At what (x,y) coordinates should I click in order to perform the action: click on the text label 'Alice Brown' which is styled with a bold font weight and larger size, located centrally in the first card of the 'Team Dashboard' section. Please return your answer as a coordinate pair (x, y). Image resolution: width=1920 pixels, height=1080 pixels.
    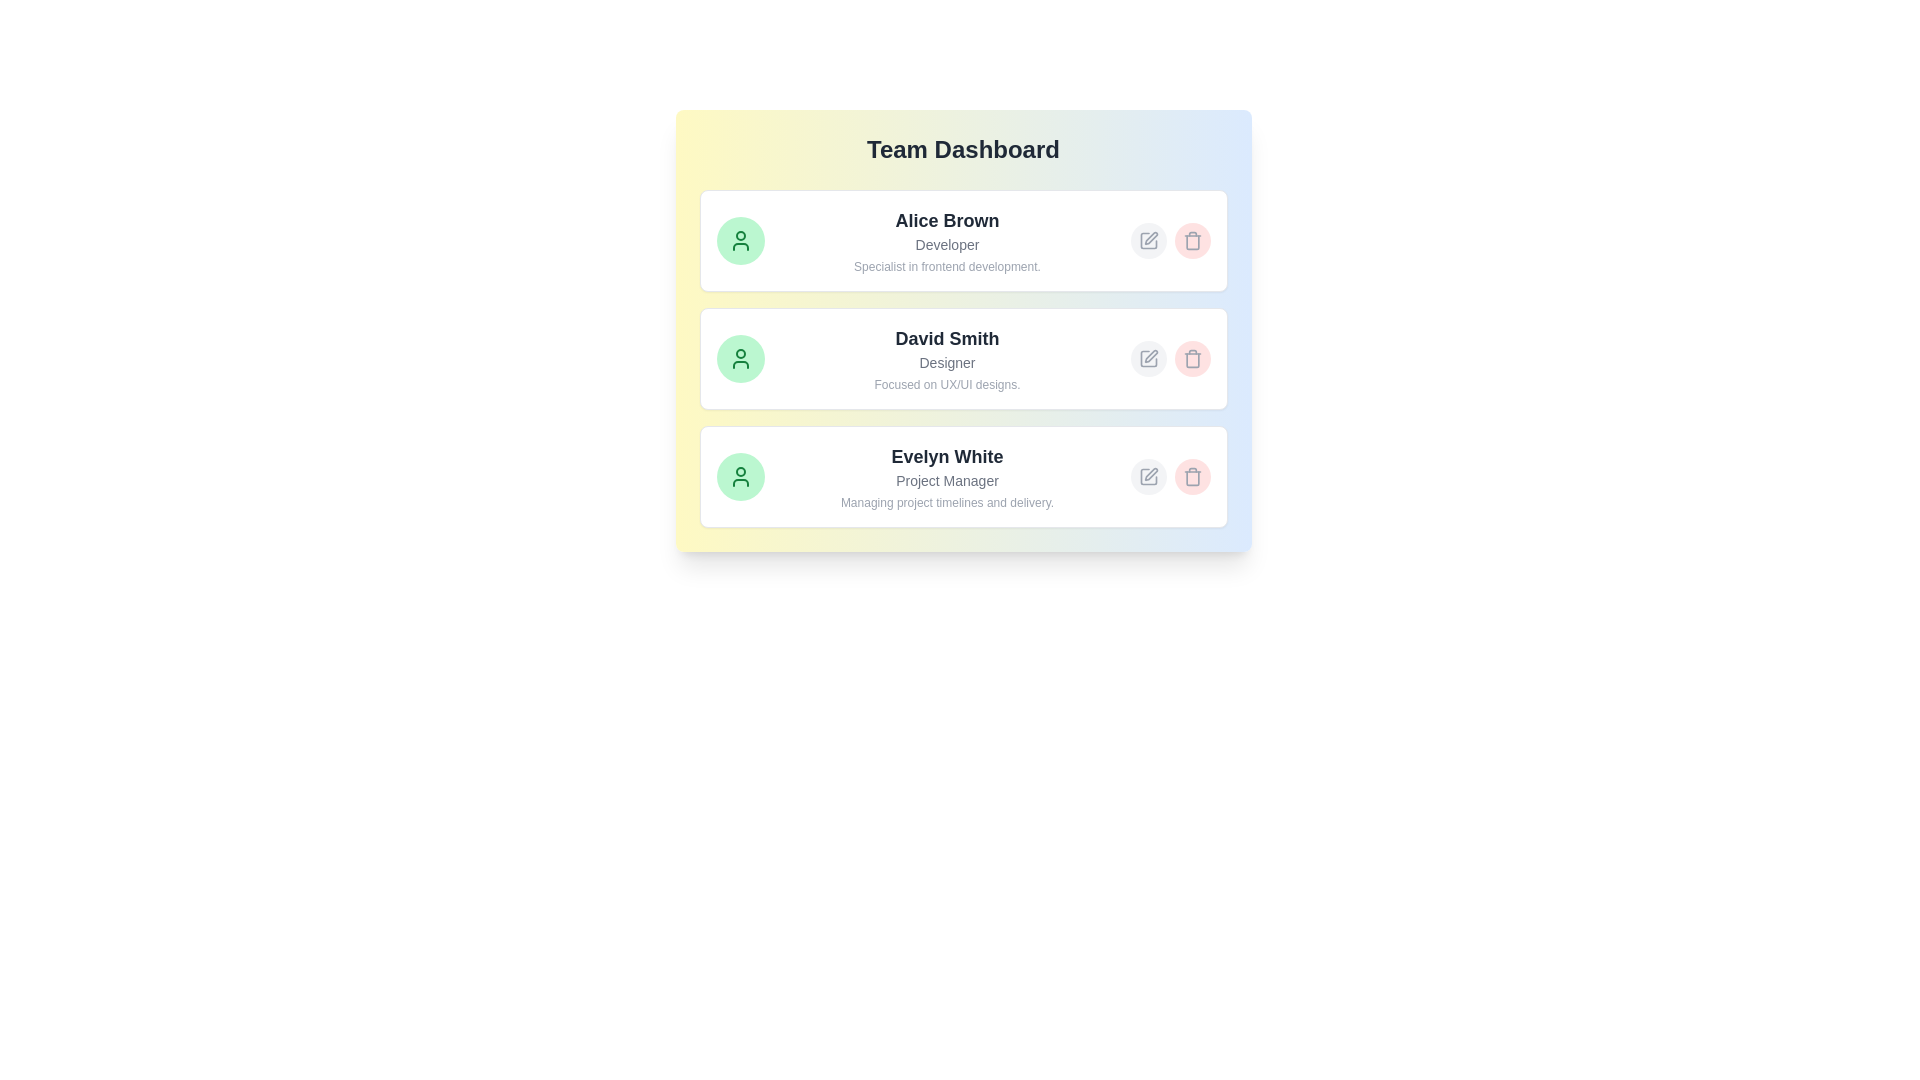
    Looking at the image, I should click on (946, 220).